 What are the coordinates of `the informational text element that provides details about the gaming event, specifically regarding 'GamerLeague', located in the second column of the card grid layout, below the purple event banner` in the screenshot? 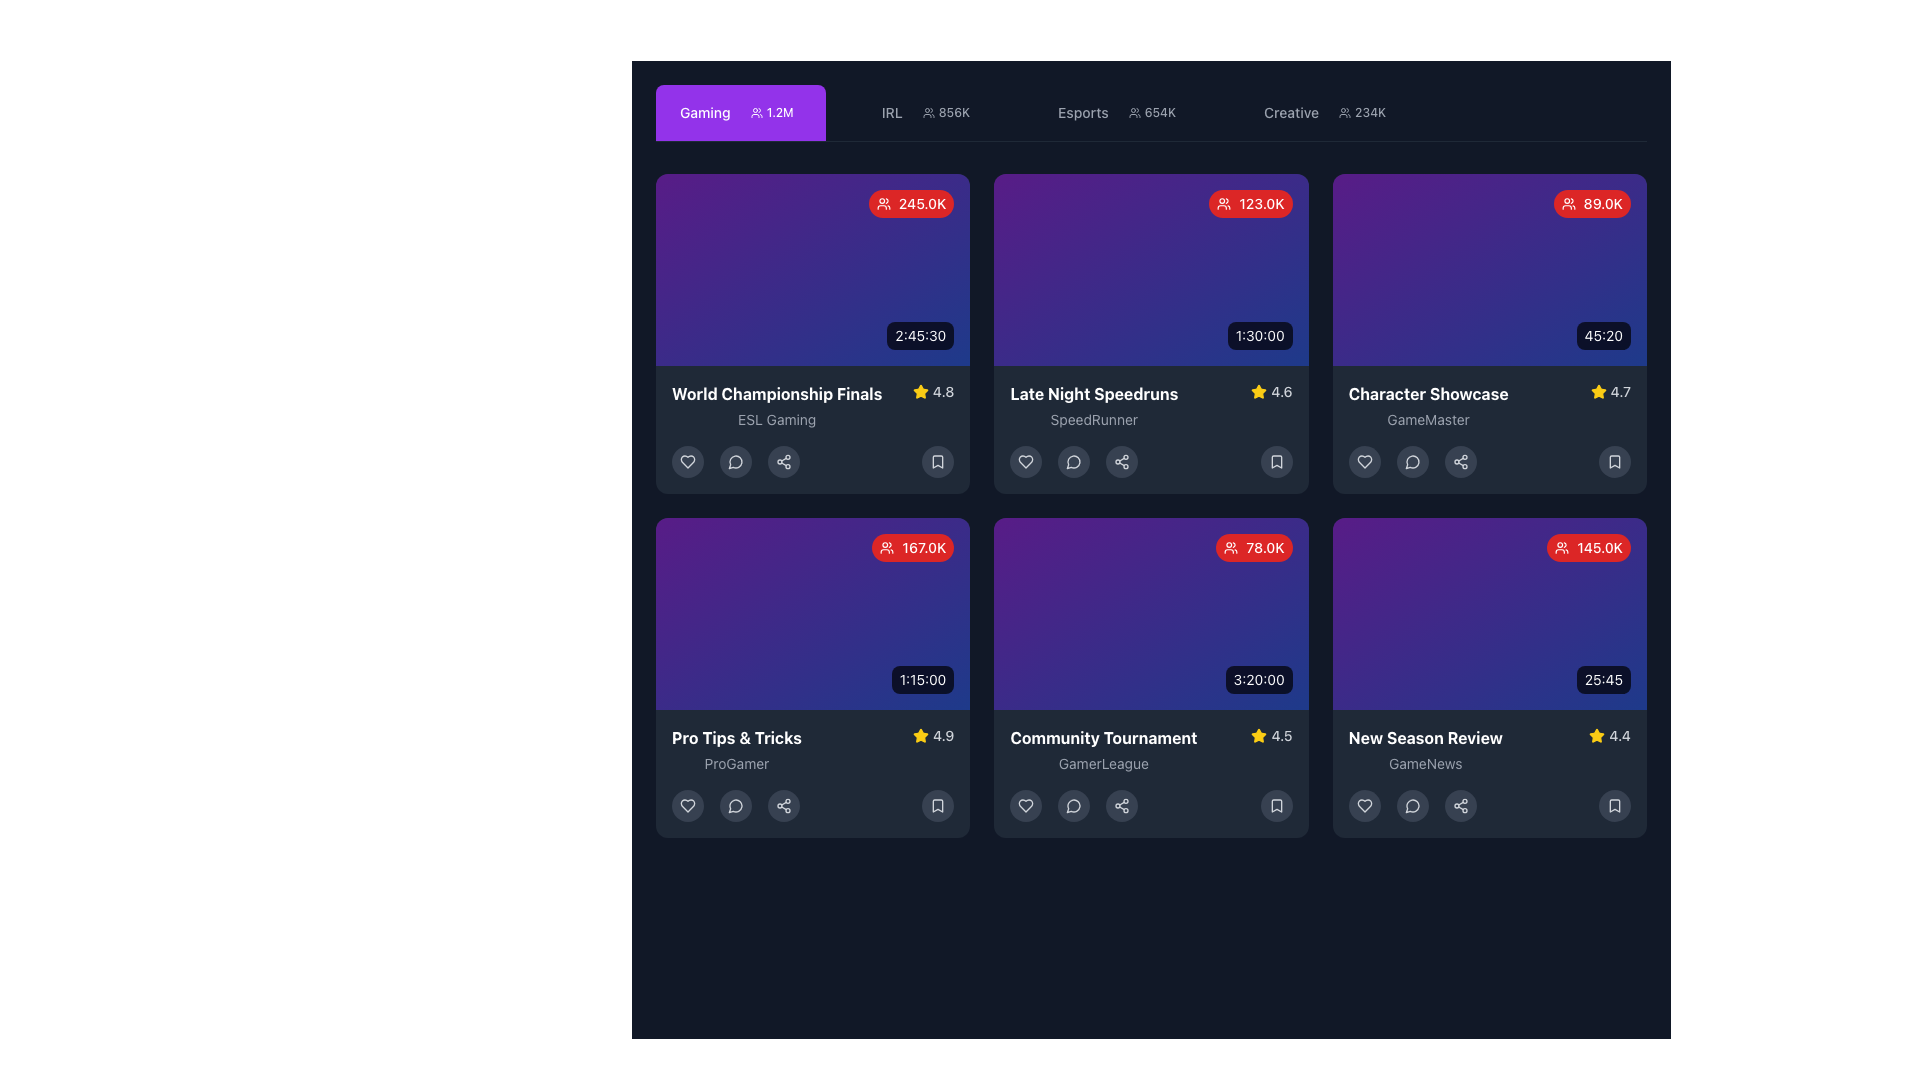 It's located at (1102, 749).